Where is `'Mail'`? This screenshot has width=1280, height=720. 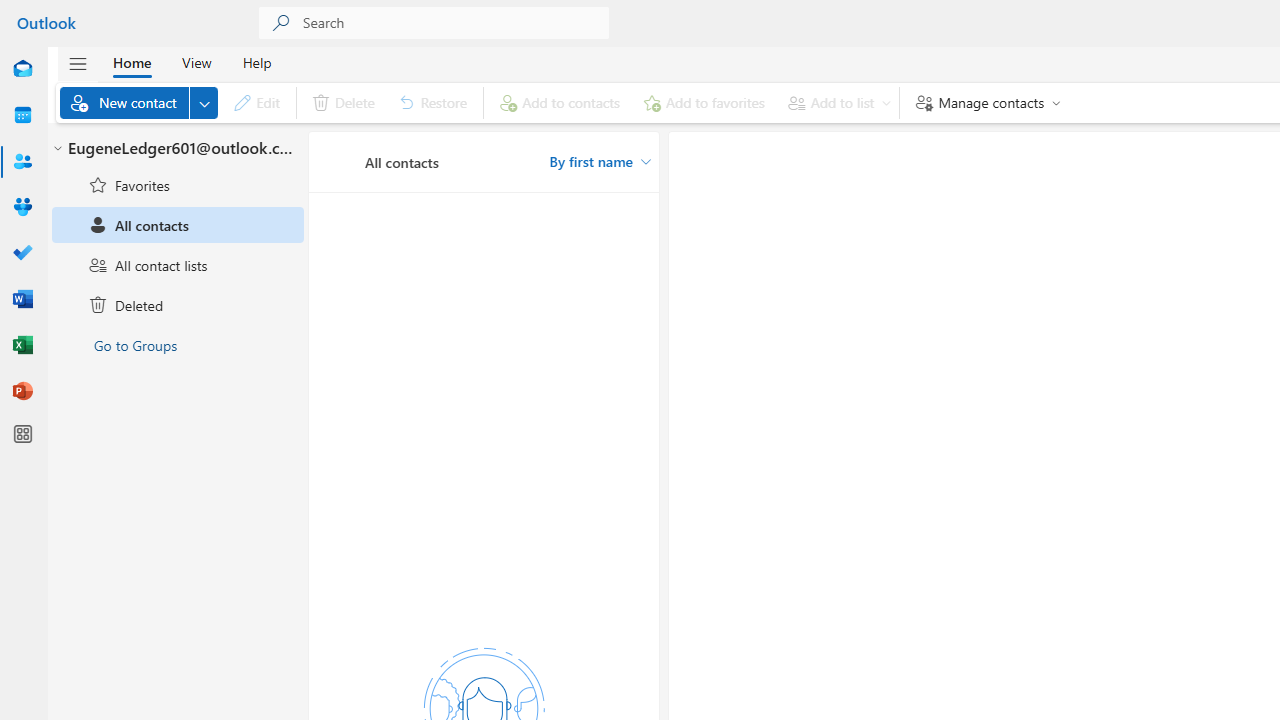
'Mail' is located at coordinates (23, 68).